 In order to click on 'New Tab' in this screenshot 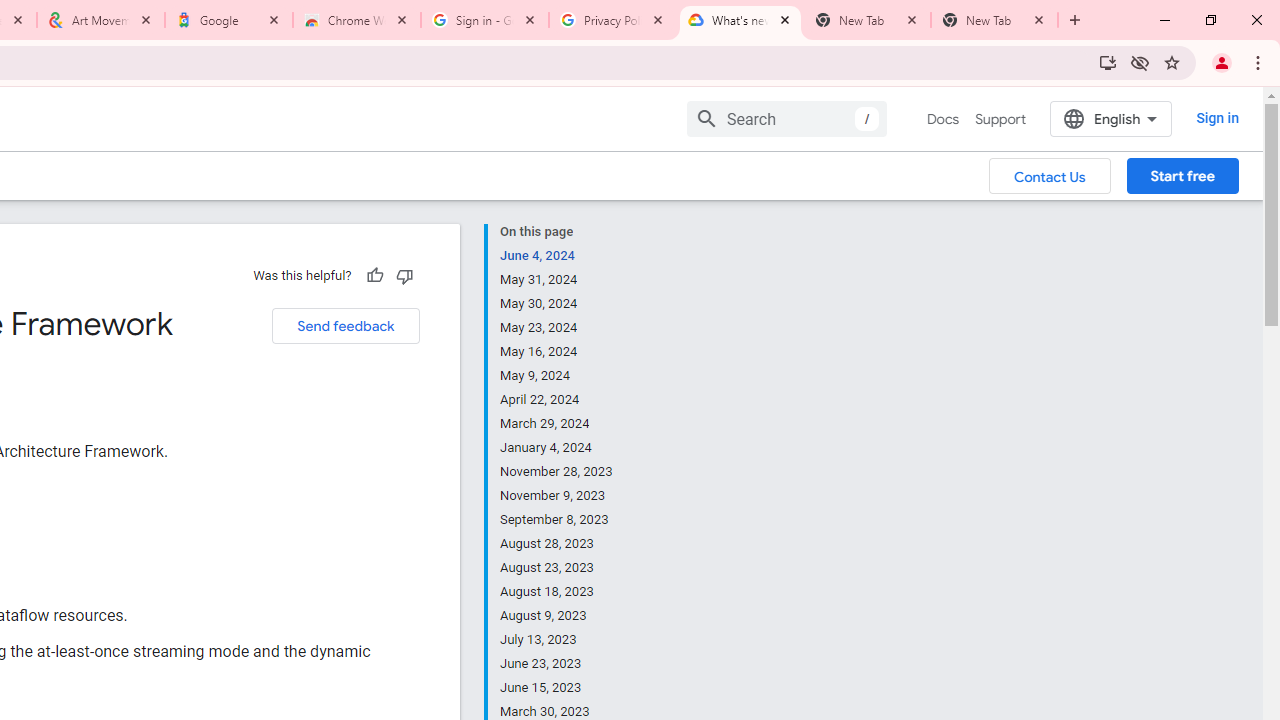, I will do `click(994, 20)`.